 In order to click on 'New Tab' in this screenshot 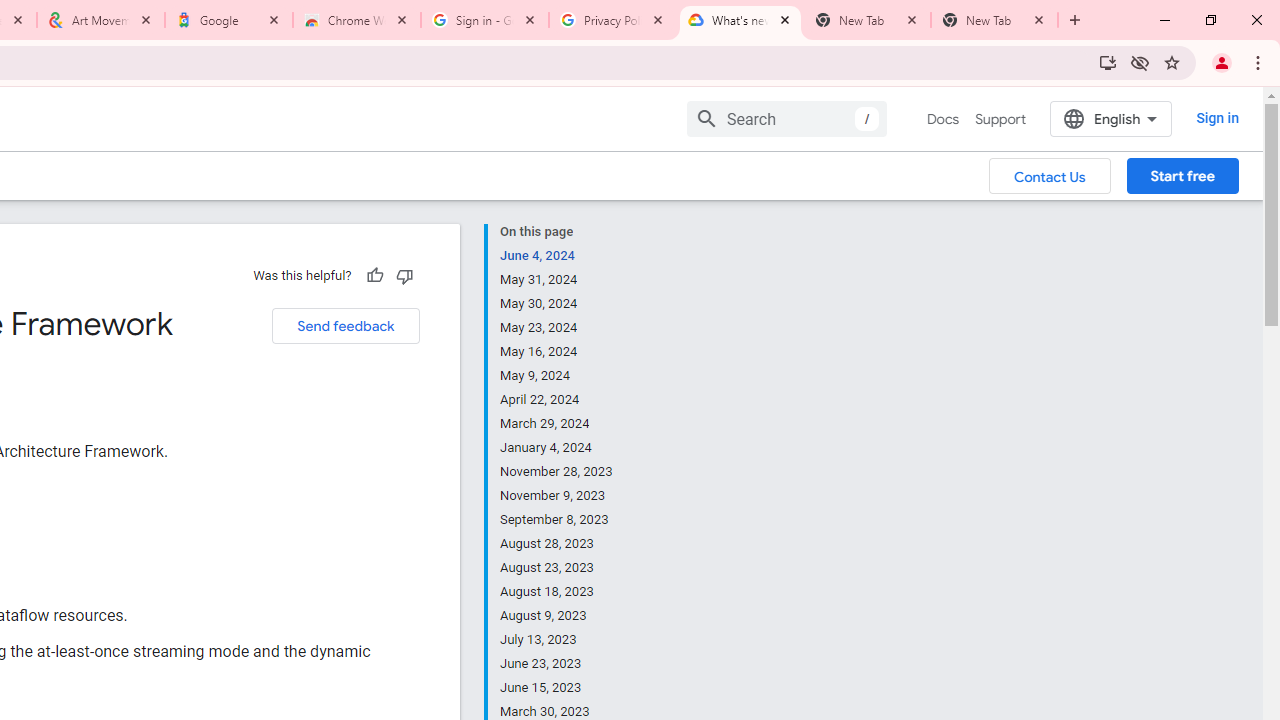, I will do `click(994, 20)`.